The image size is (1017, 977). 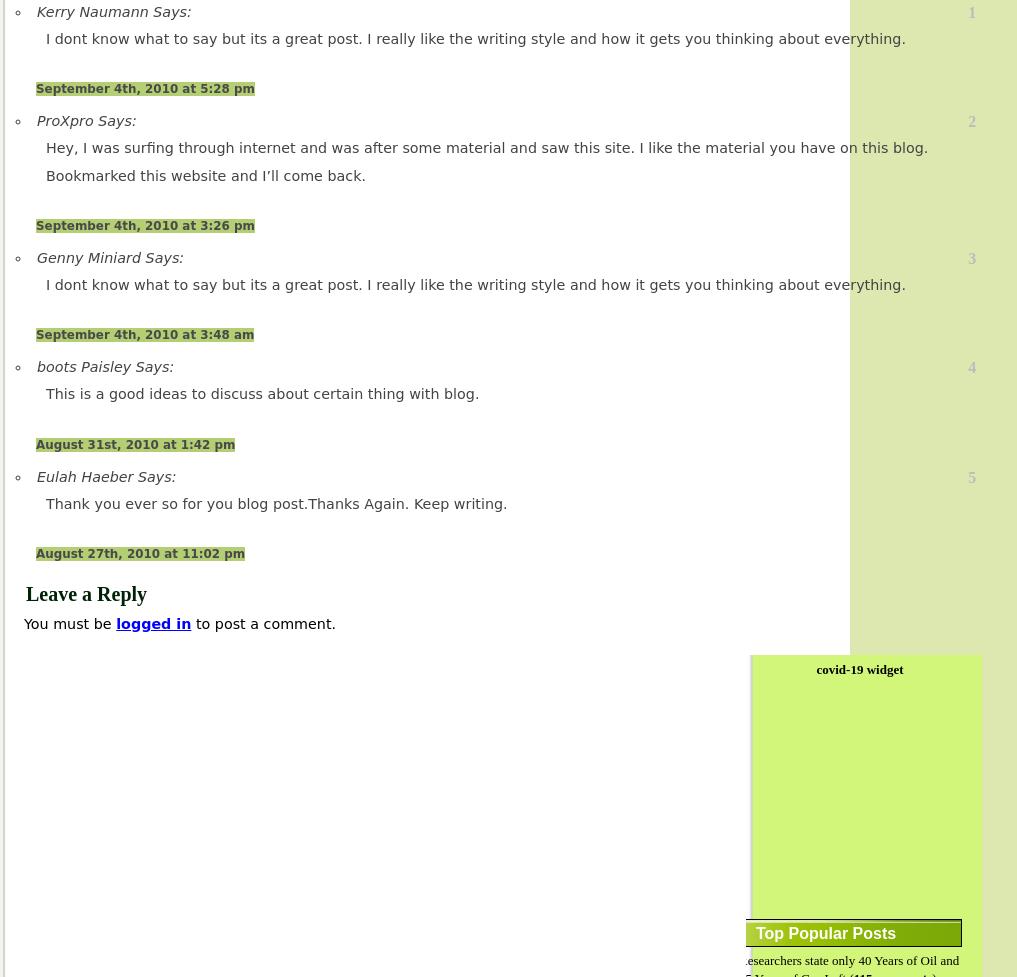 I want to click on 'boots Paisley Says:', so click(x=105, y=366).